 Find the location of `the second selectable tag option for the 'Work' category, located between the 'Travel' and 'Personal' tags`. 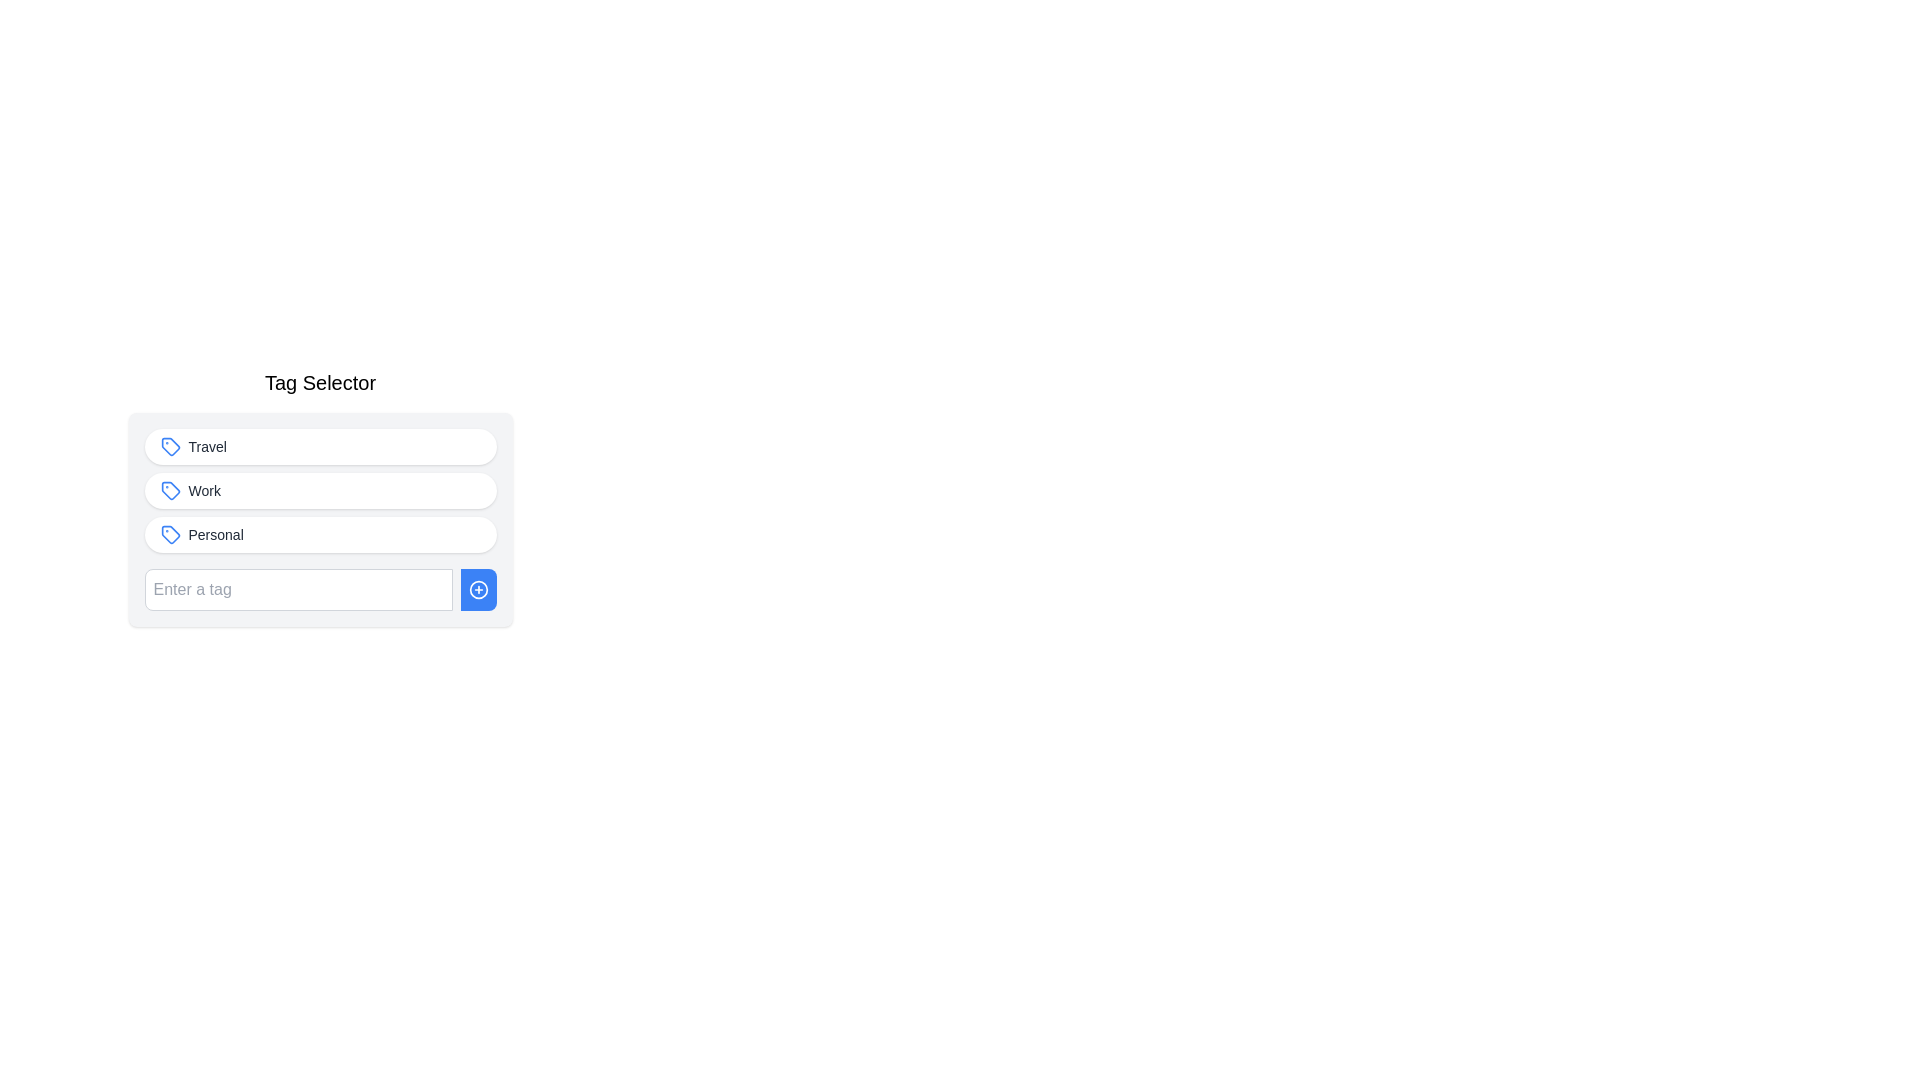

the second selectable tag option for the 'Work' category, located between the 'Travel' and 'Personal' tags is located at coordinates (320, 496).